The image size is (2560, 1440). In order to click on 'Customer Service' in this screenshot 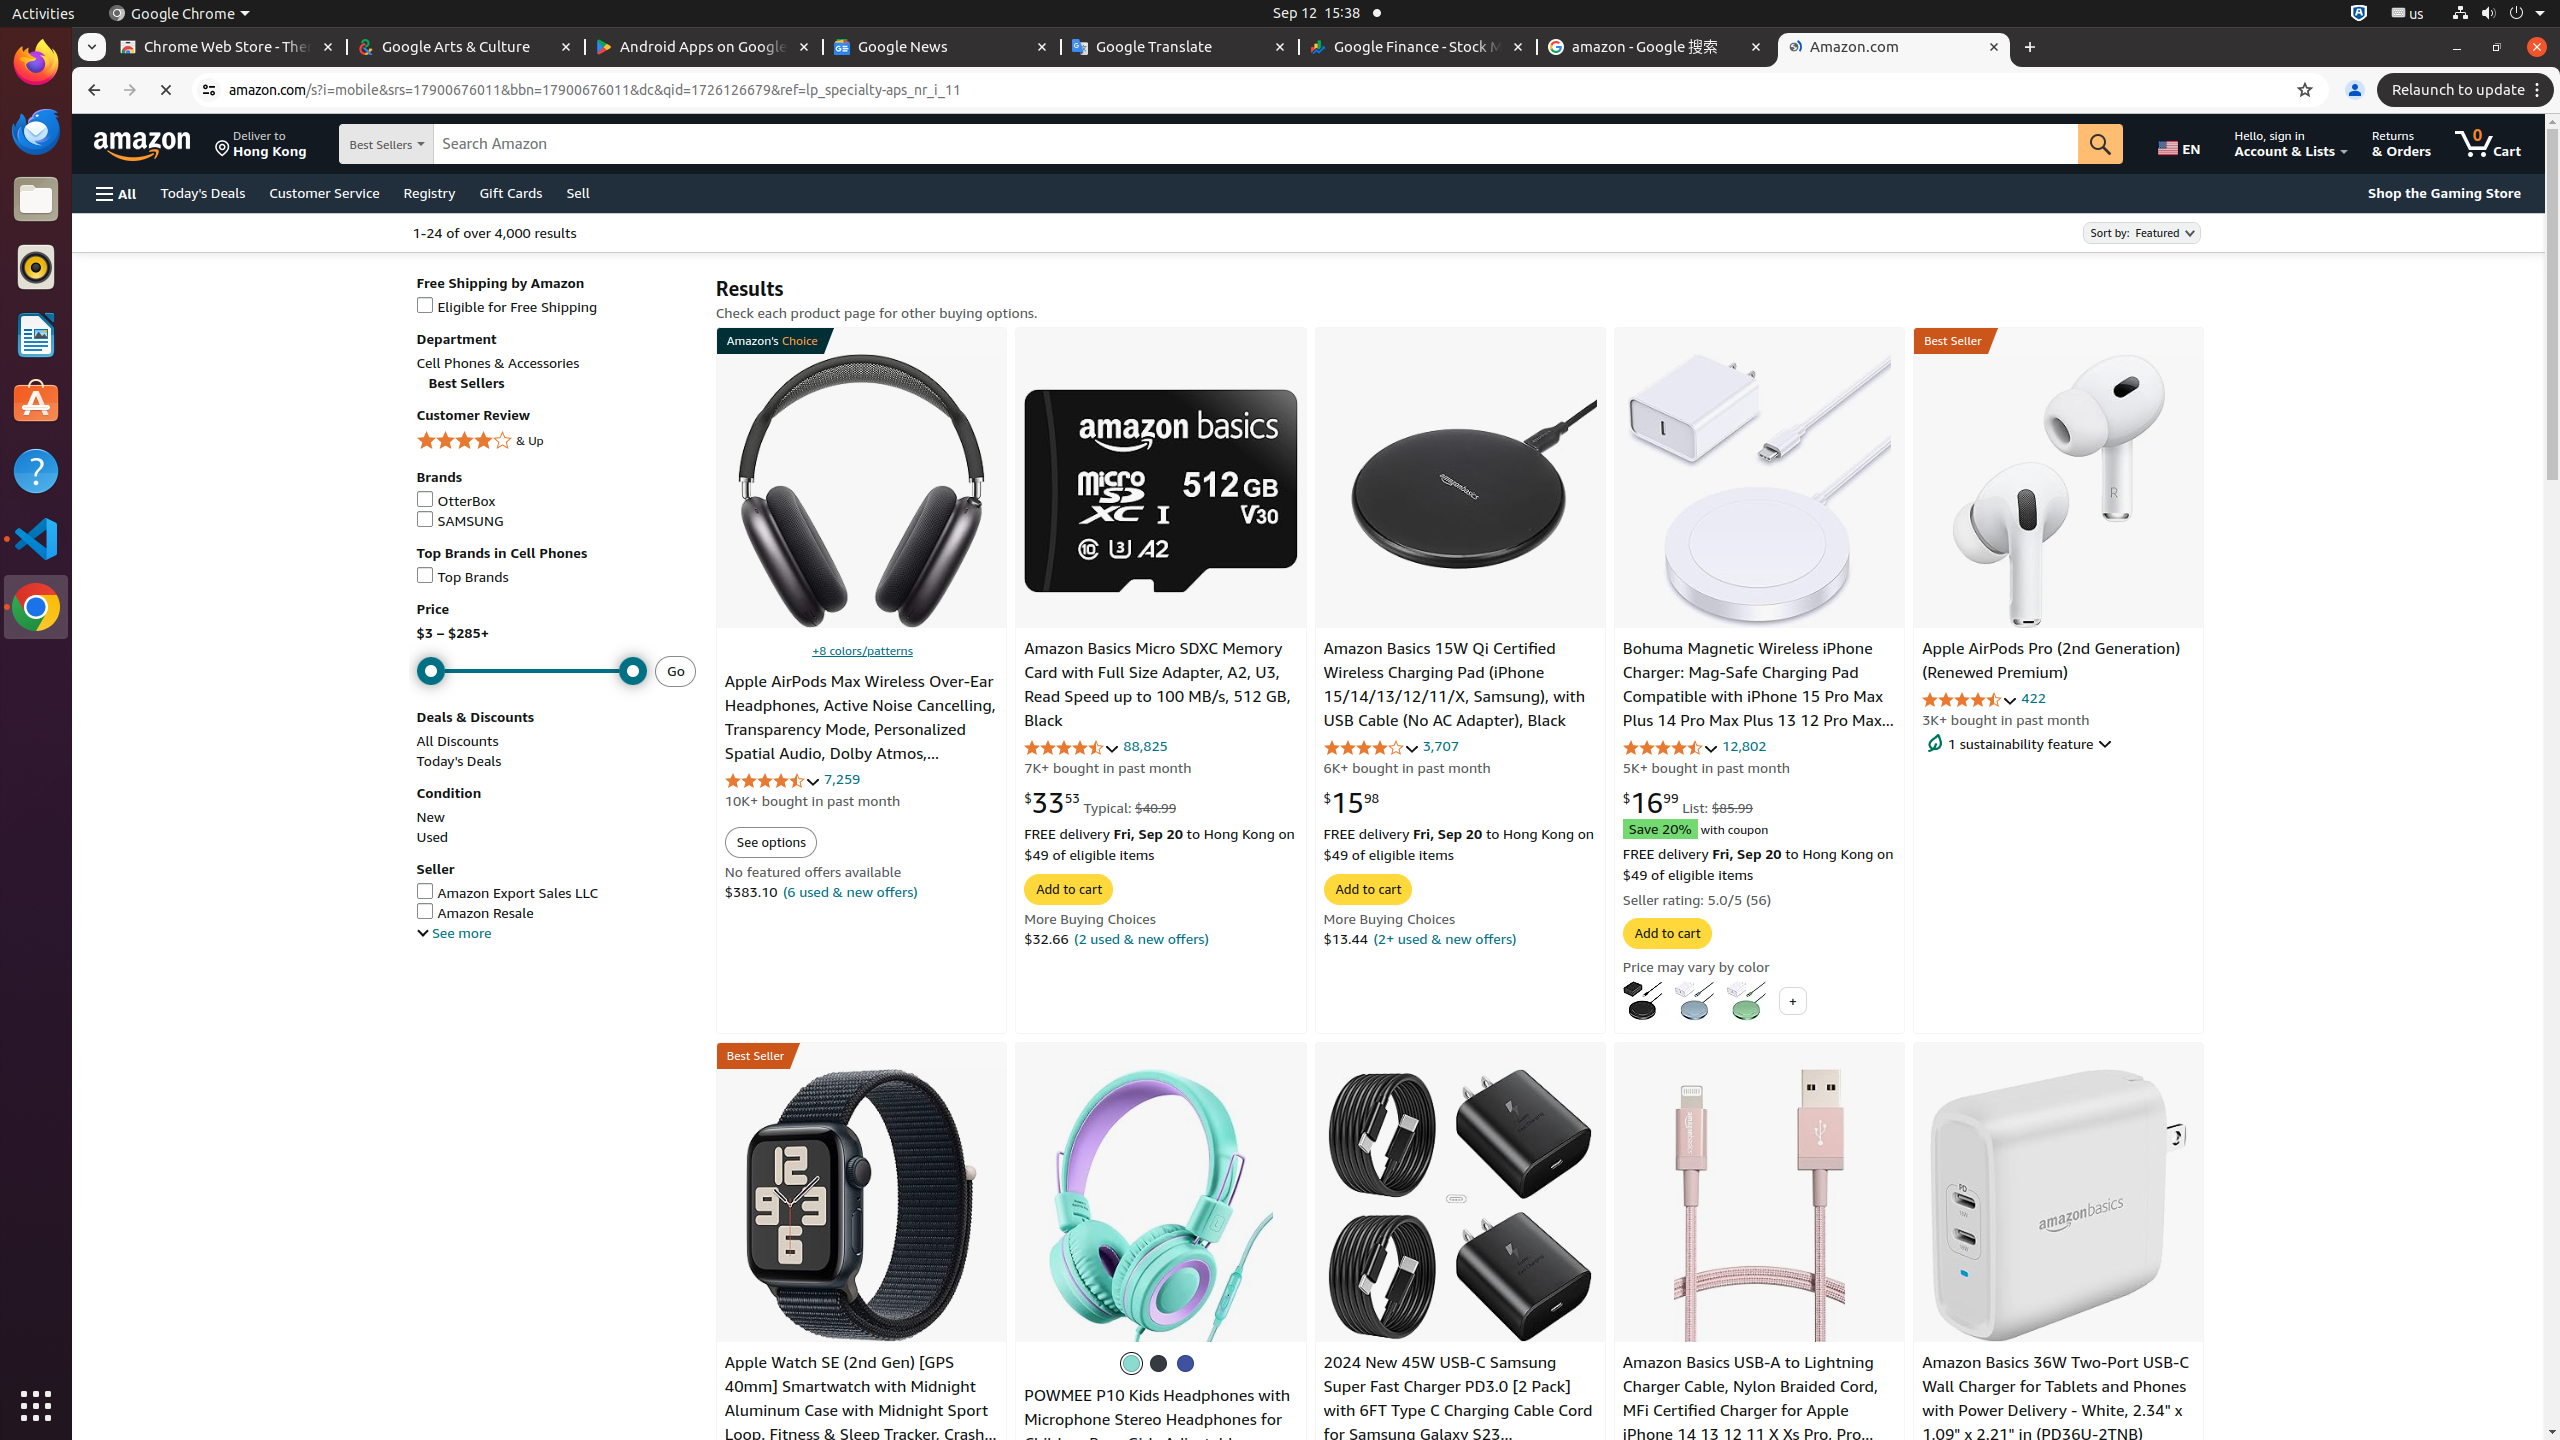, I will do `click(323, 191)`.